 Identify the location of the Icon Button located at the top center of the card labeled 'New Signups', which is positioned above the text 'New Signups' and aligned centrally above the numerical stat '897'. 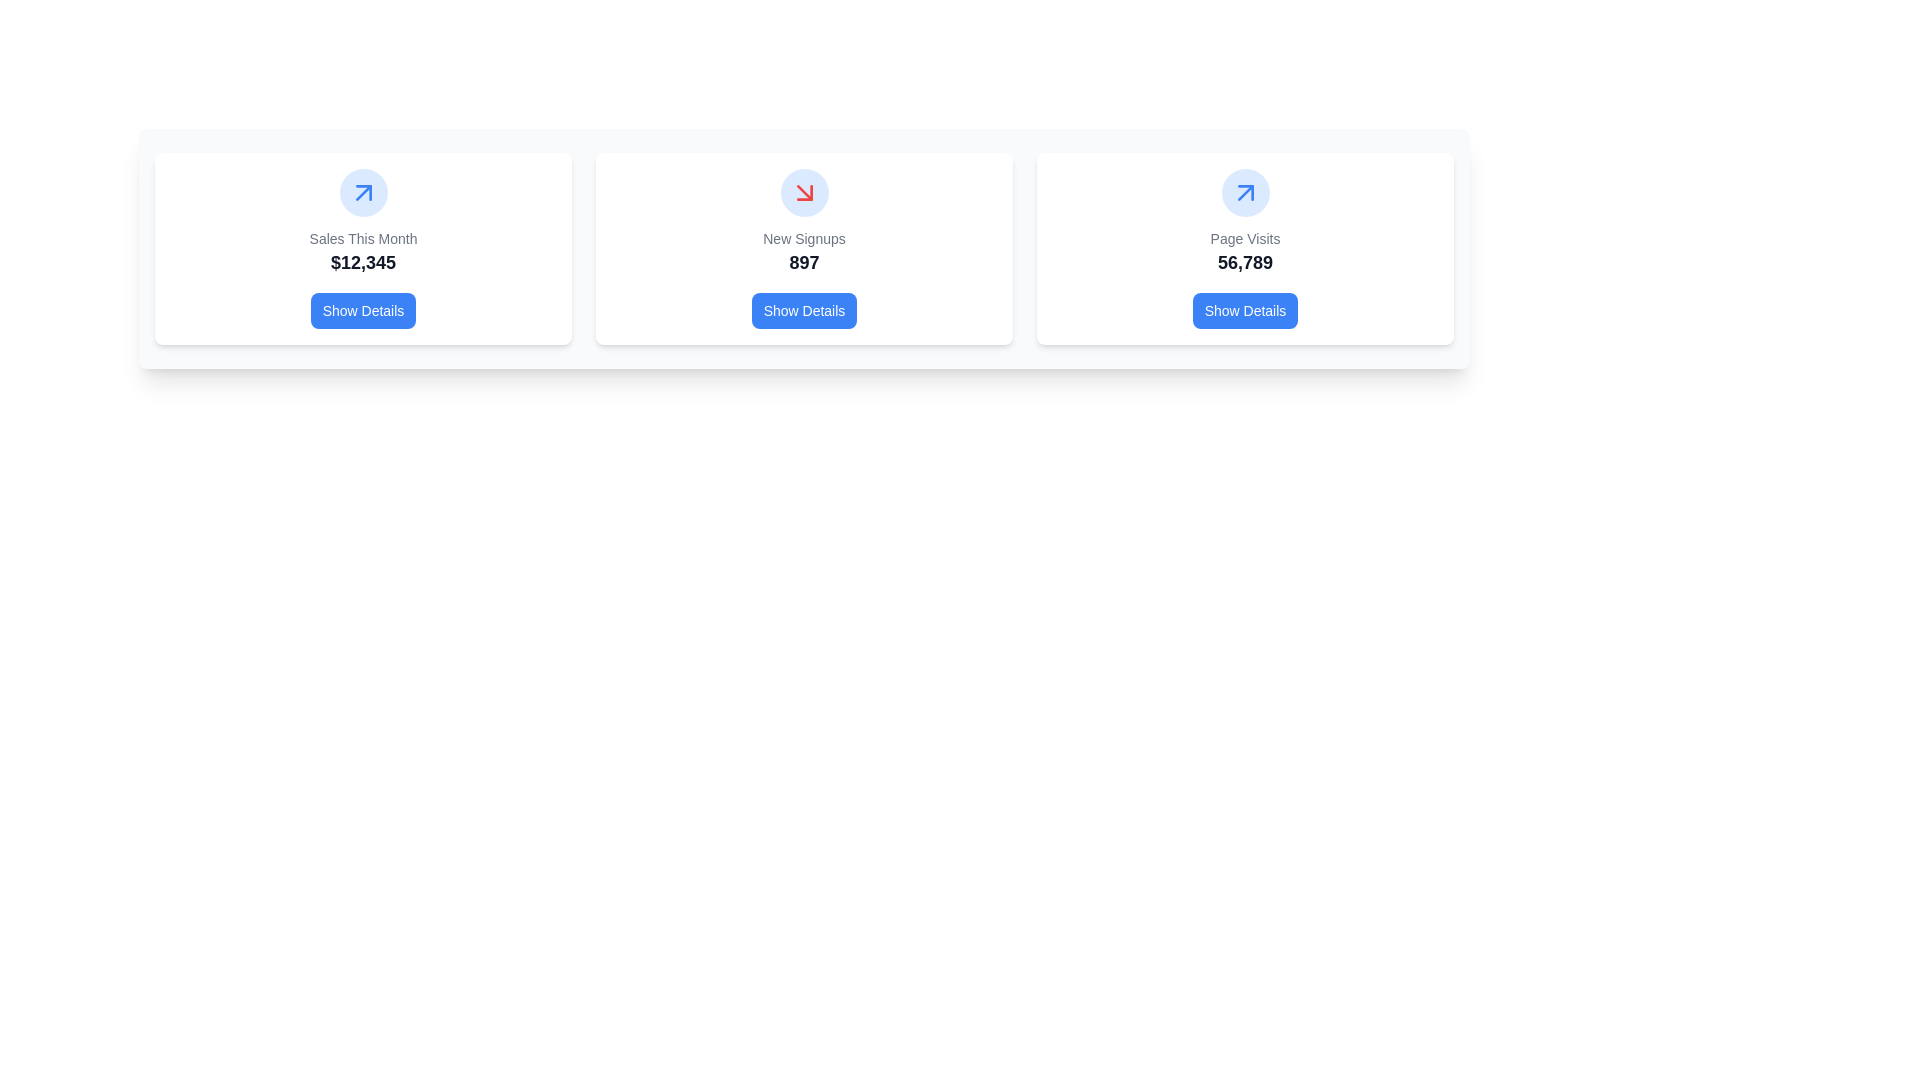
(804, 192).